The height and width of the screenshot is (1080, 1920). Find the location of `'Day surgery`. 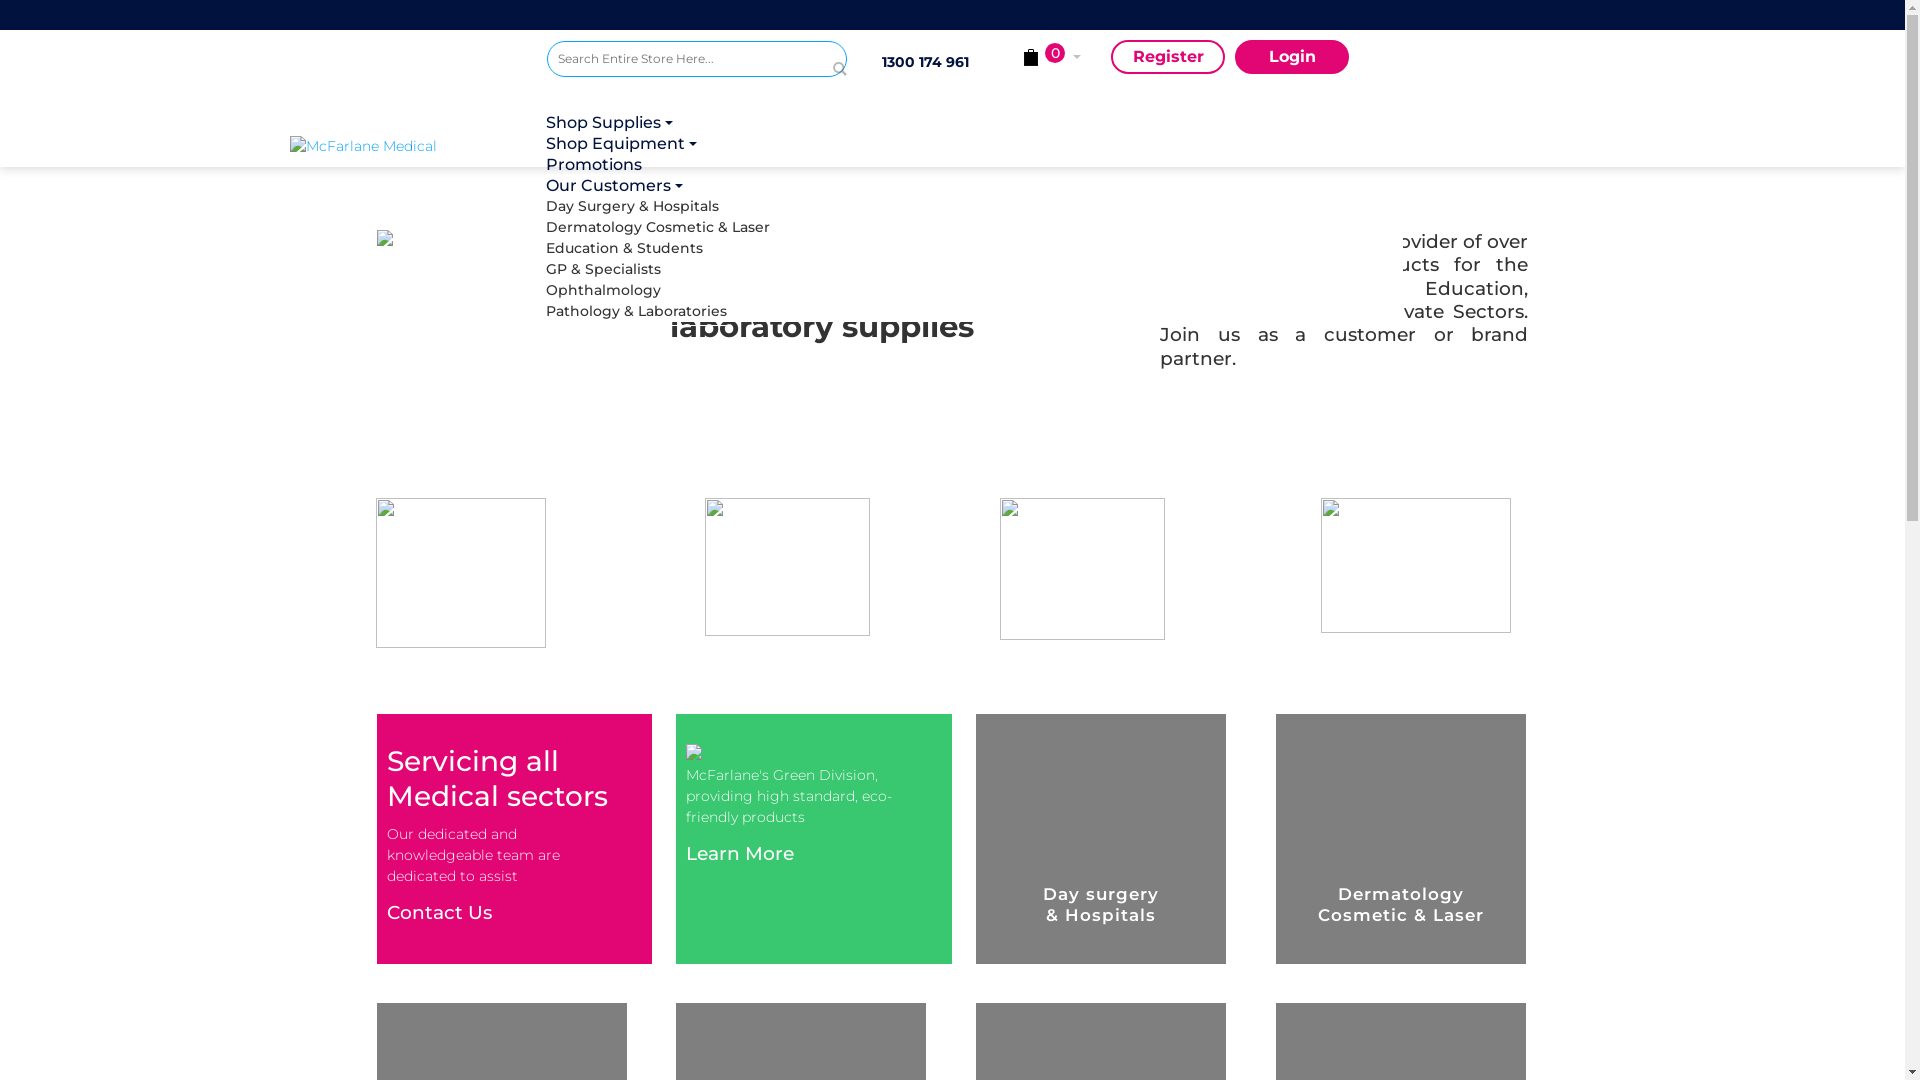

'Day surgery is located at coordinates (1112, 839).